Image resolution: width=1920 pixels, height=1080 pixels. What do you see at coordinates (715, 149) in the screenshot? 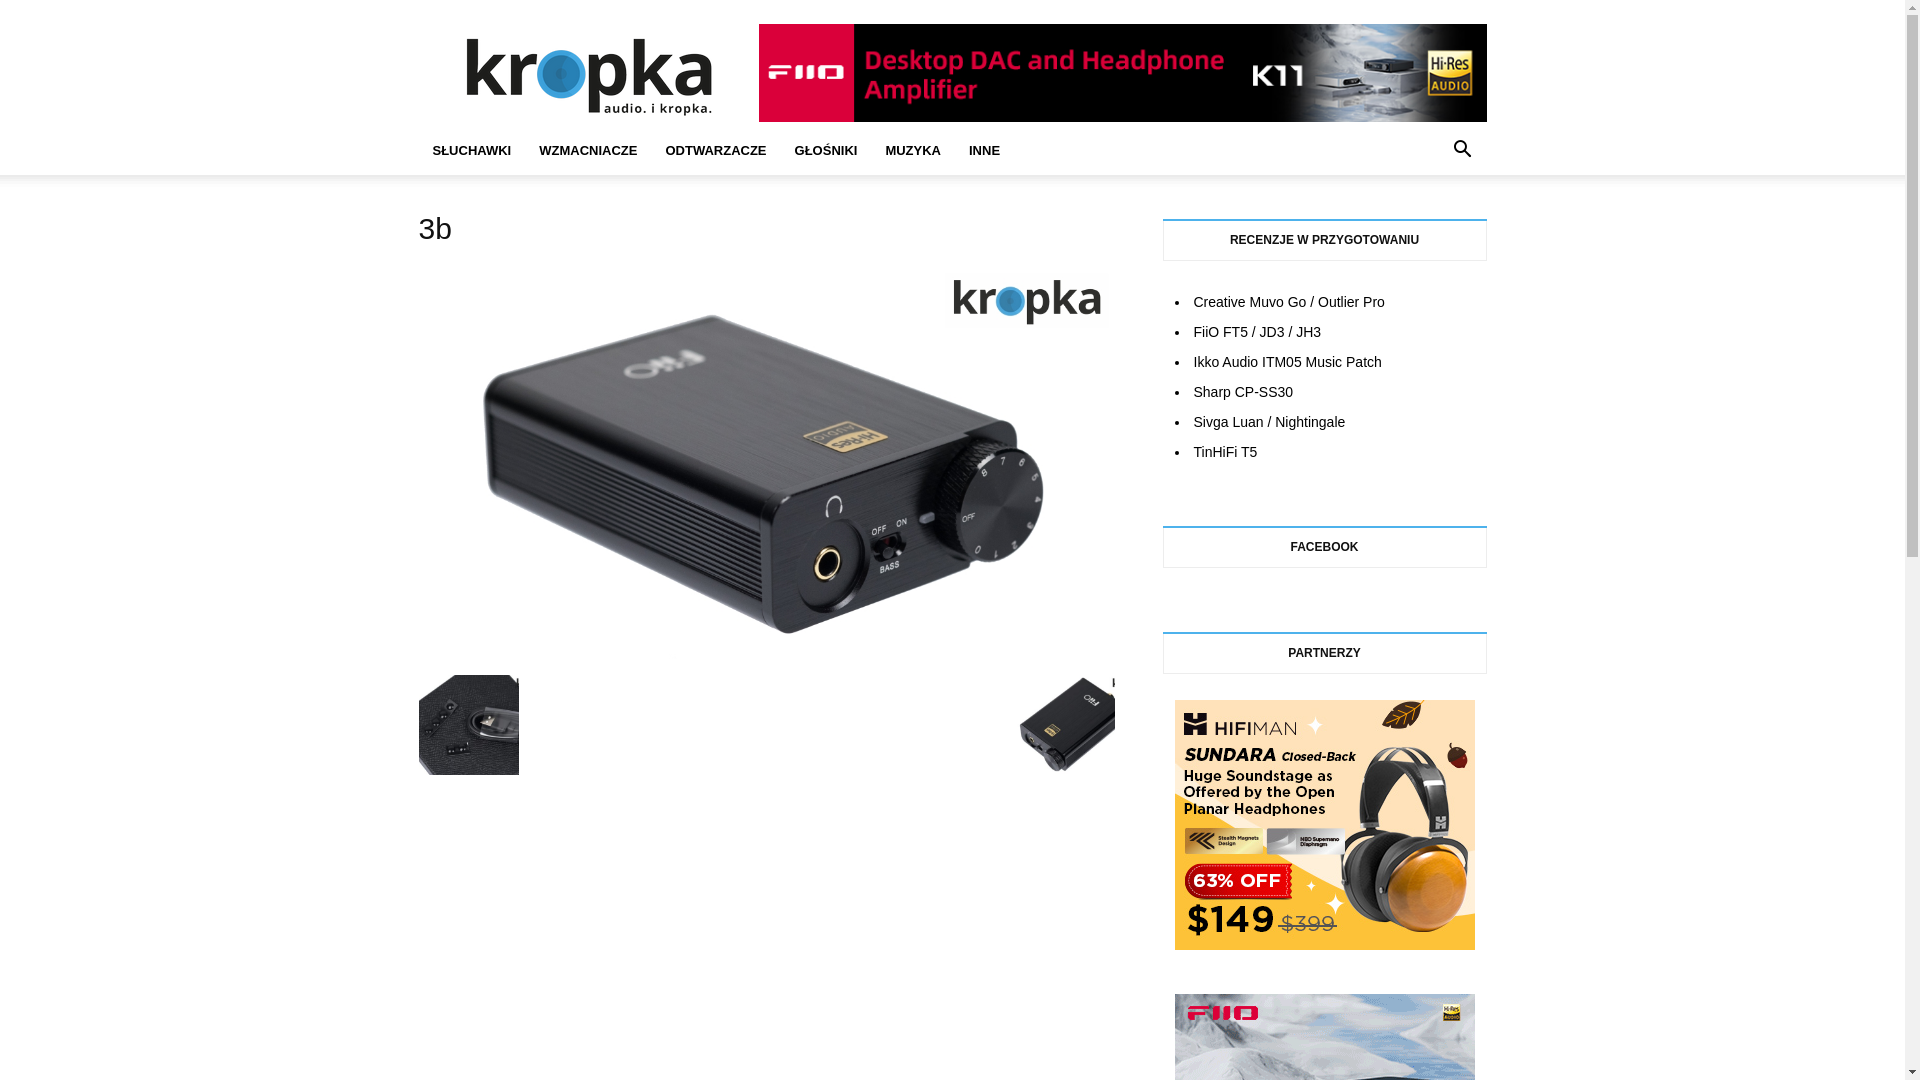
I see `'ODTWARZACZE'` at bounding box center [715, 149].